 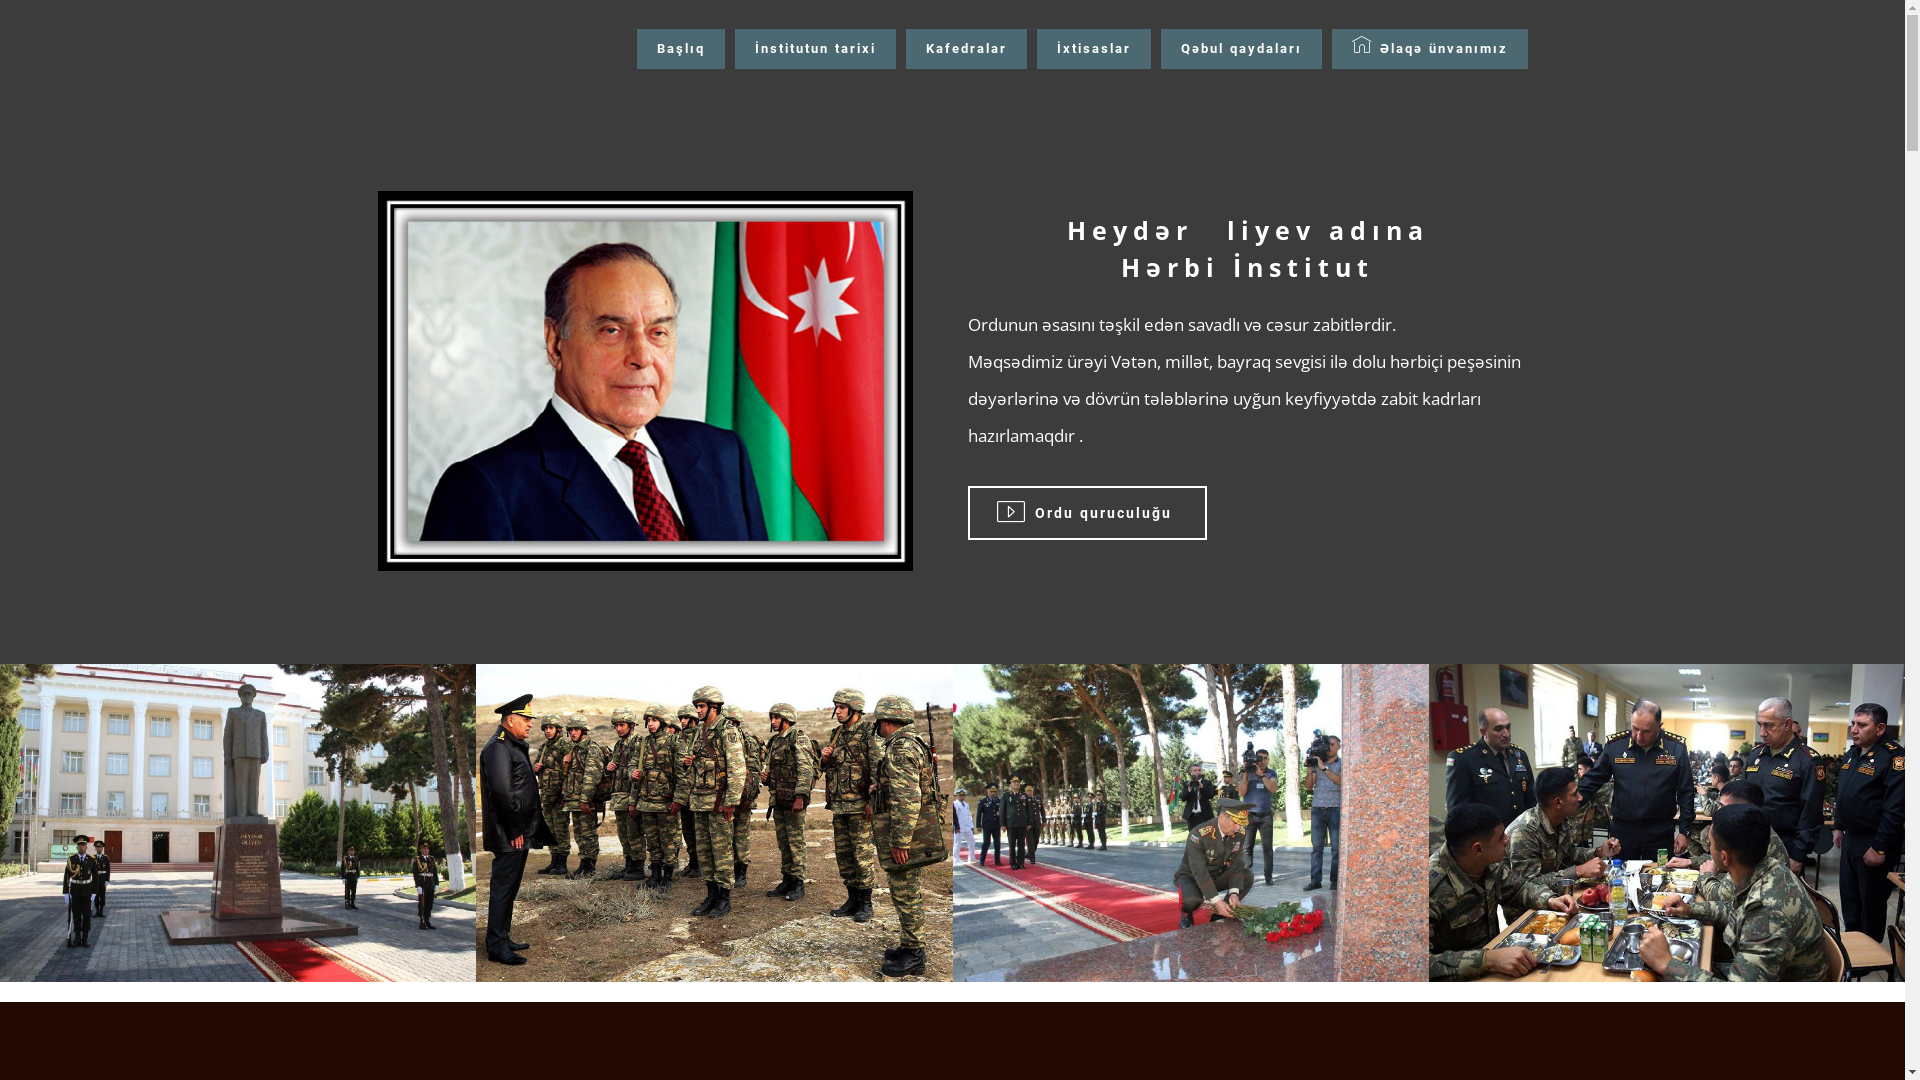 I want to click on 'Kafedralar', so click(x=966, y=48).